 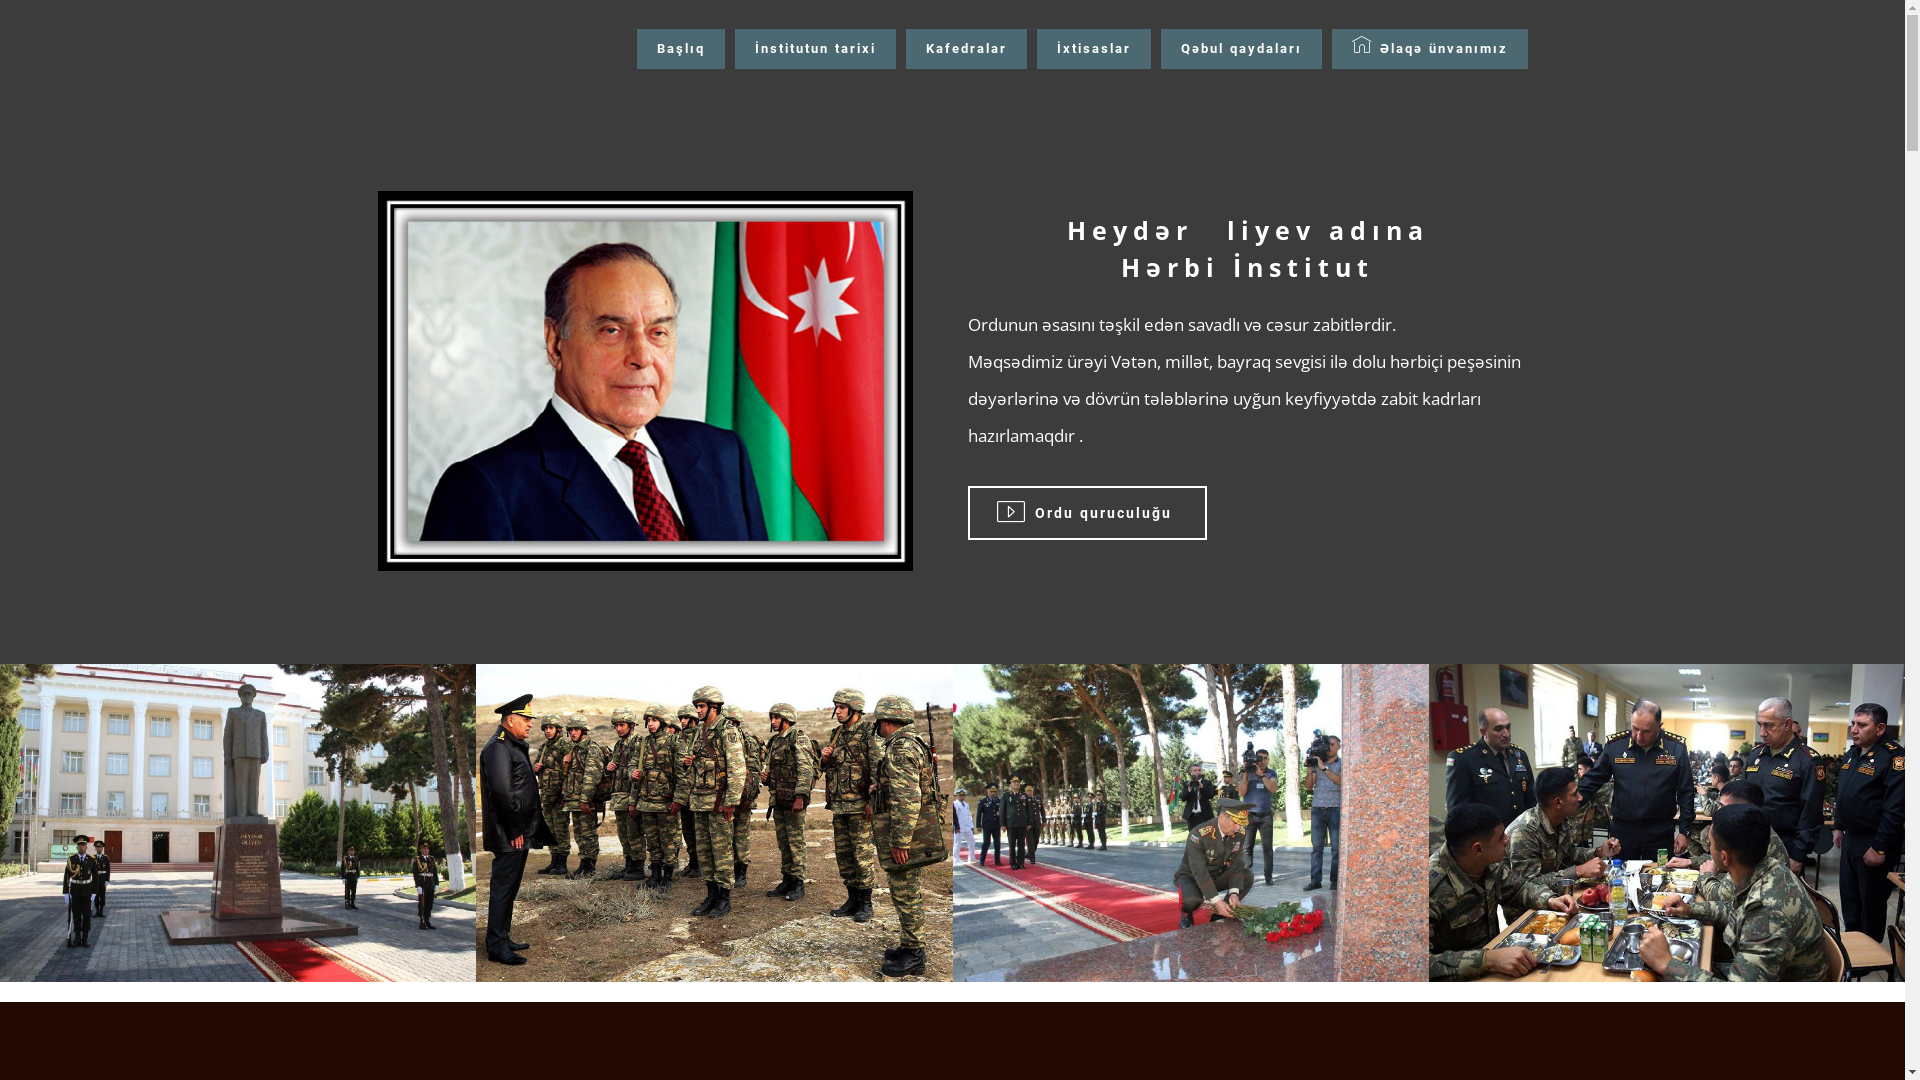 I want to click on 'Kafedralar', so click(x=966, y=48).